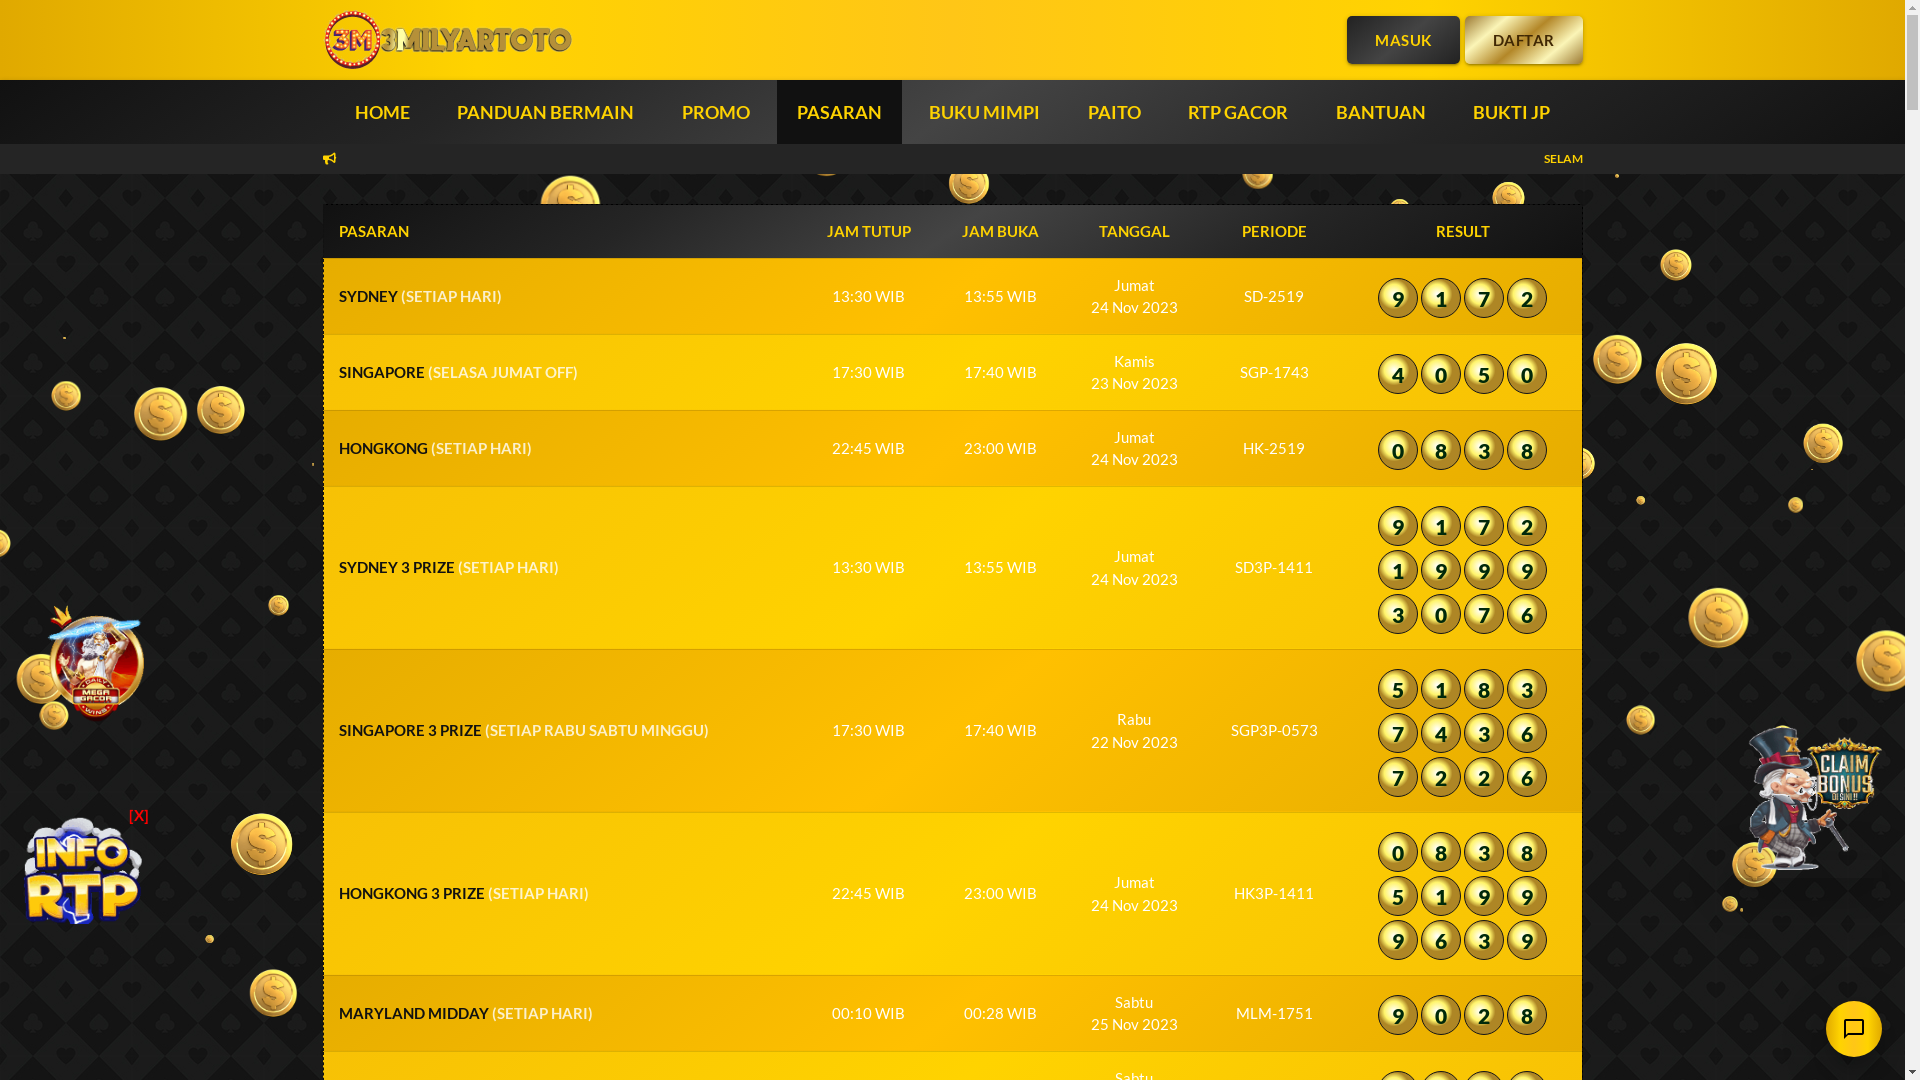  What do you see at coordinates (1511, 111) in the screenshot?
I see `'BUKTI JP'` at bounding box center [1511, 111].